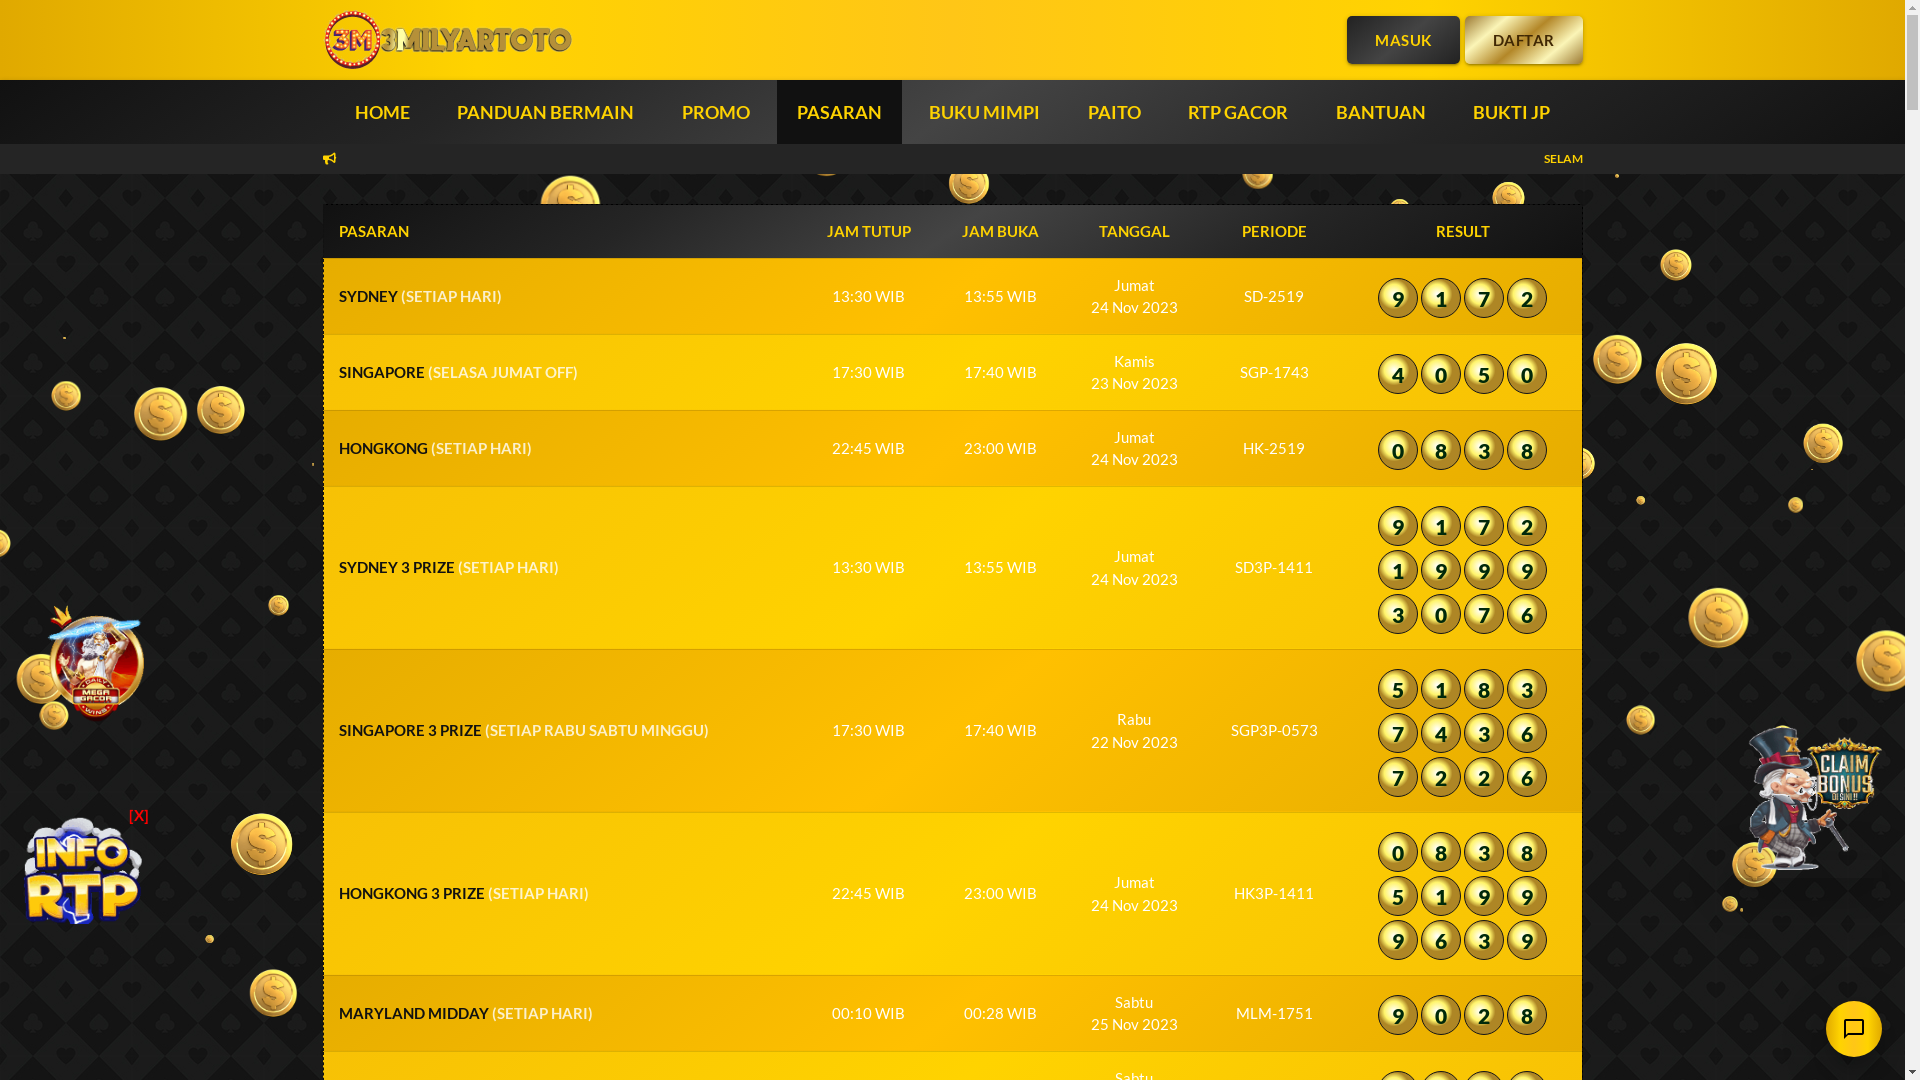  What do you see at coordinates (1511, 111) in the screenshot?
I see `'BUKTI JP'` at bounding box center [1511, 111].